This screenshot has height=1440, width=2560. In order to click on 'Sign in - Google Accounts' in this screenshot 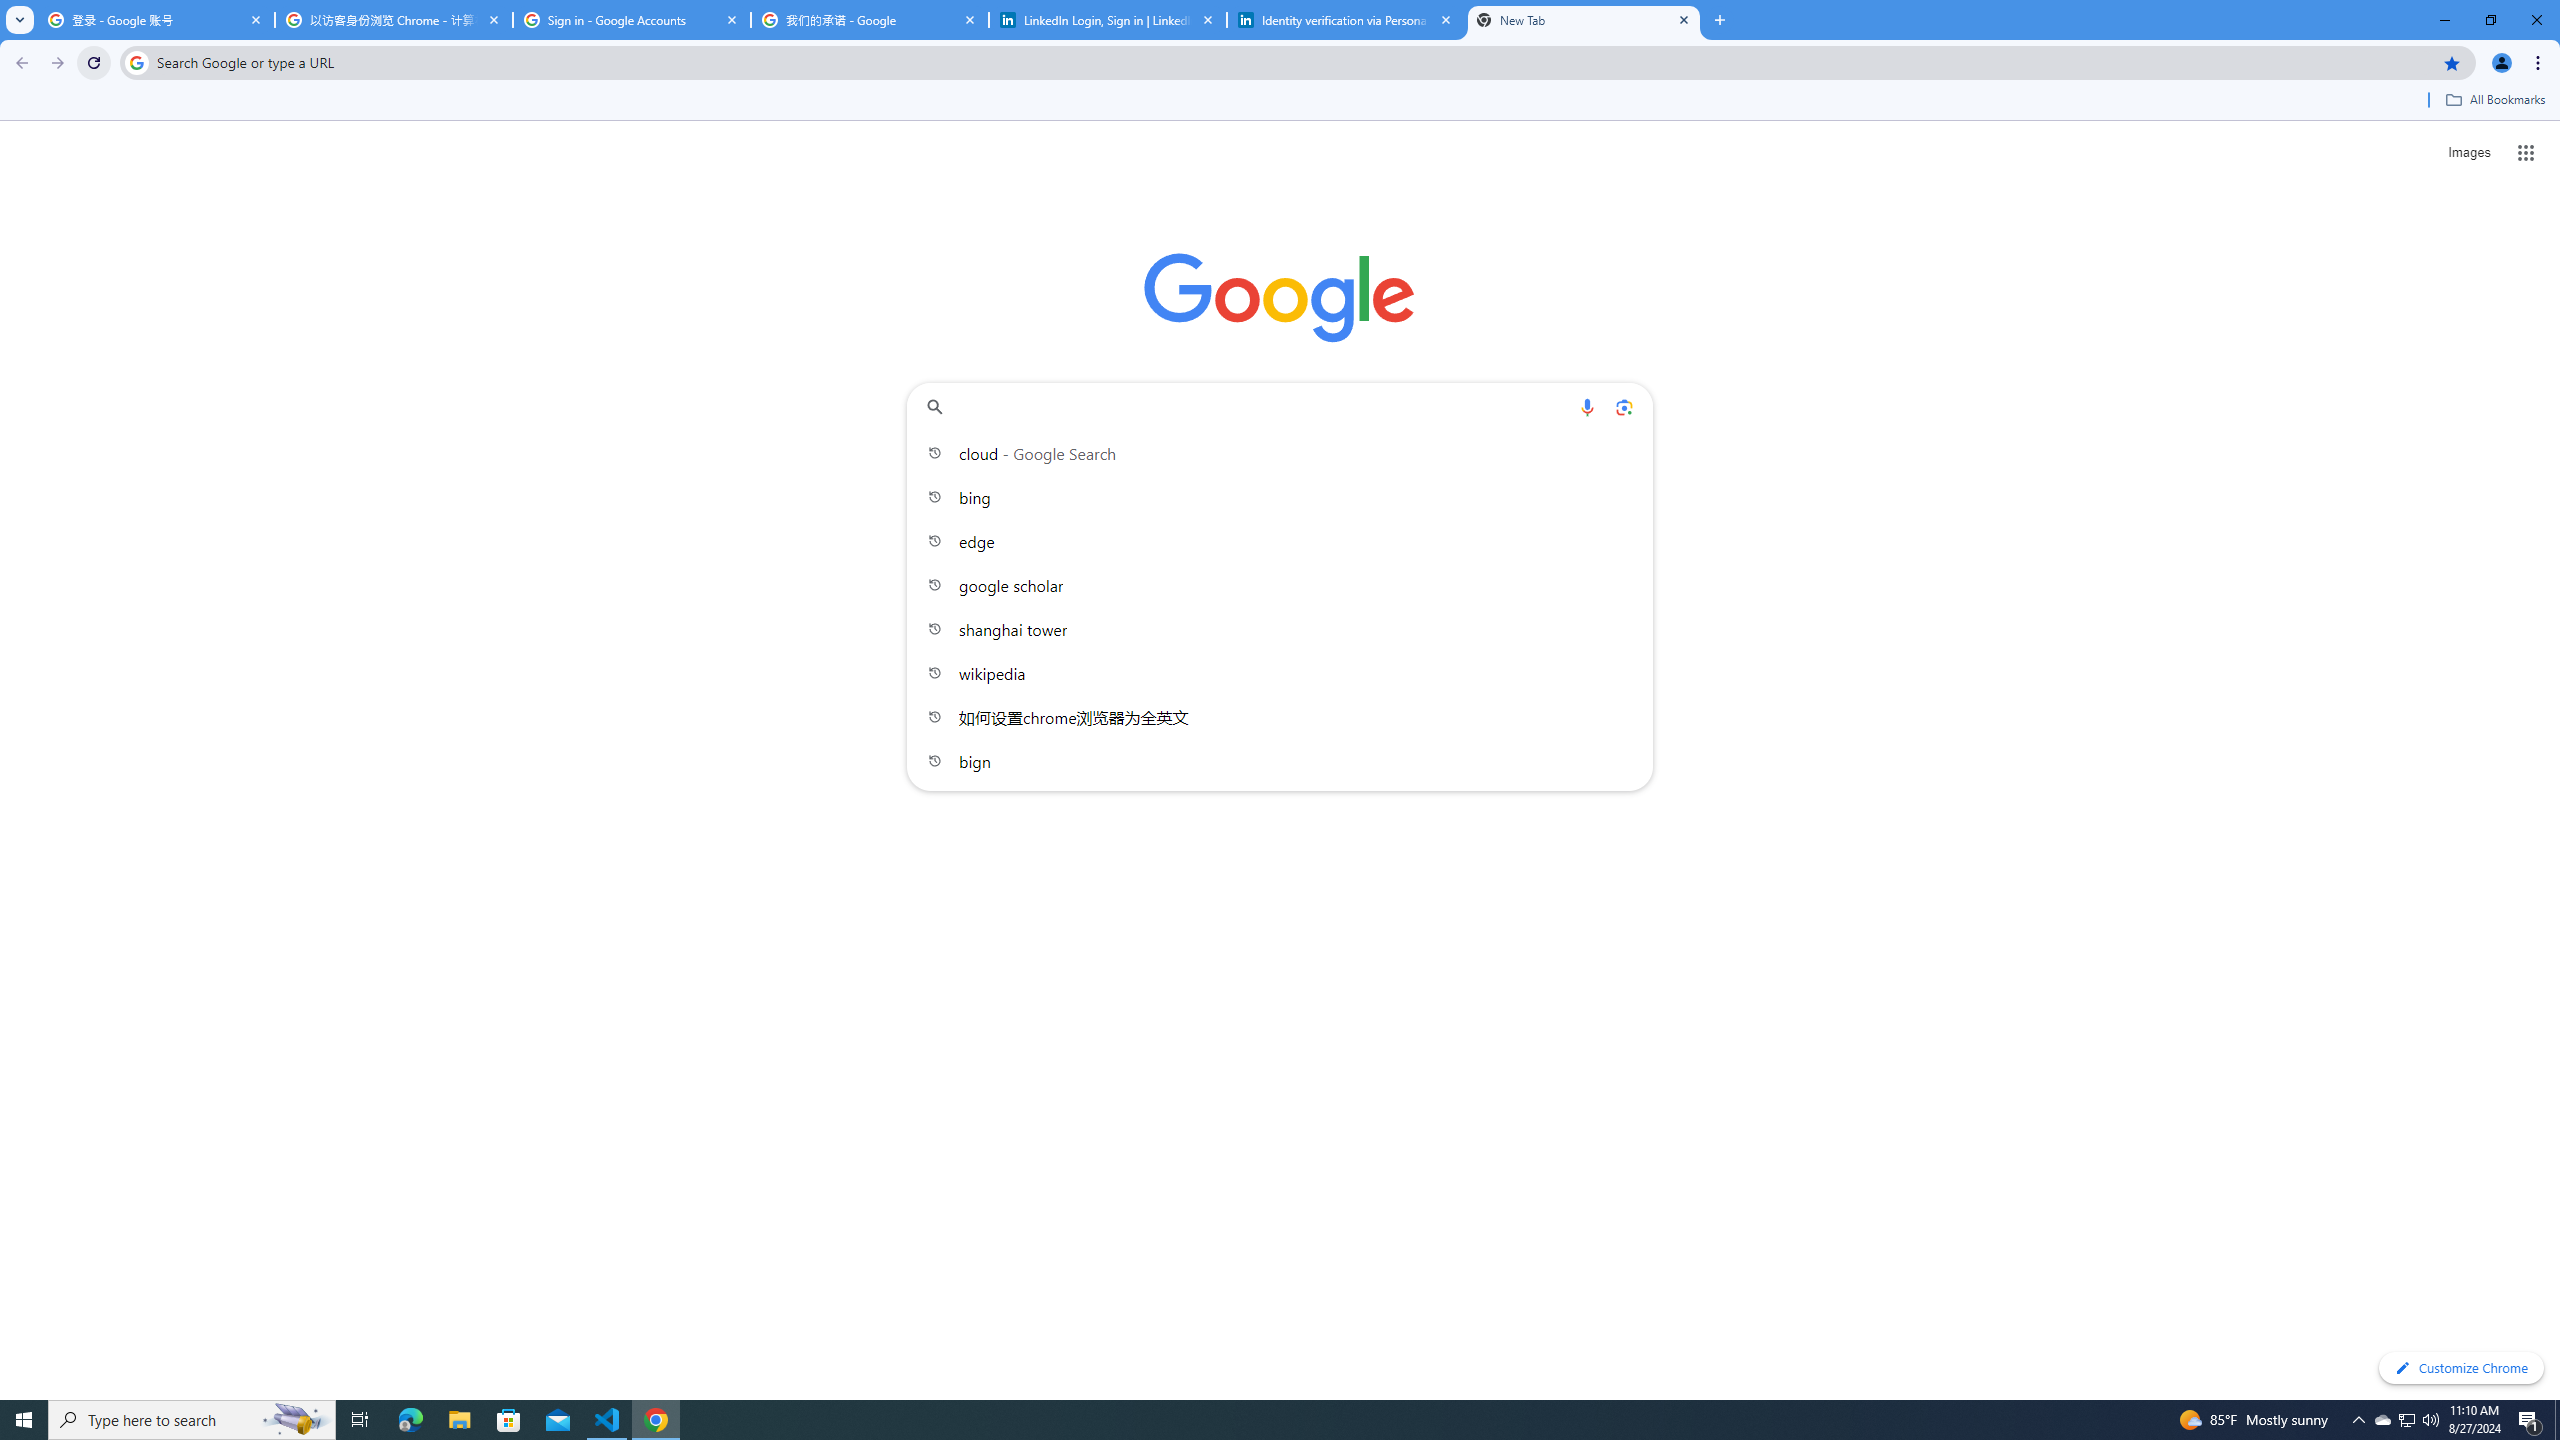, I will do `click(631, 19)`.